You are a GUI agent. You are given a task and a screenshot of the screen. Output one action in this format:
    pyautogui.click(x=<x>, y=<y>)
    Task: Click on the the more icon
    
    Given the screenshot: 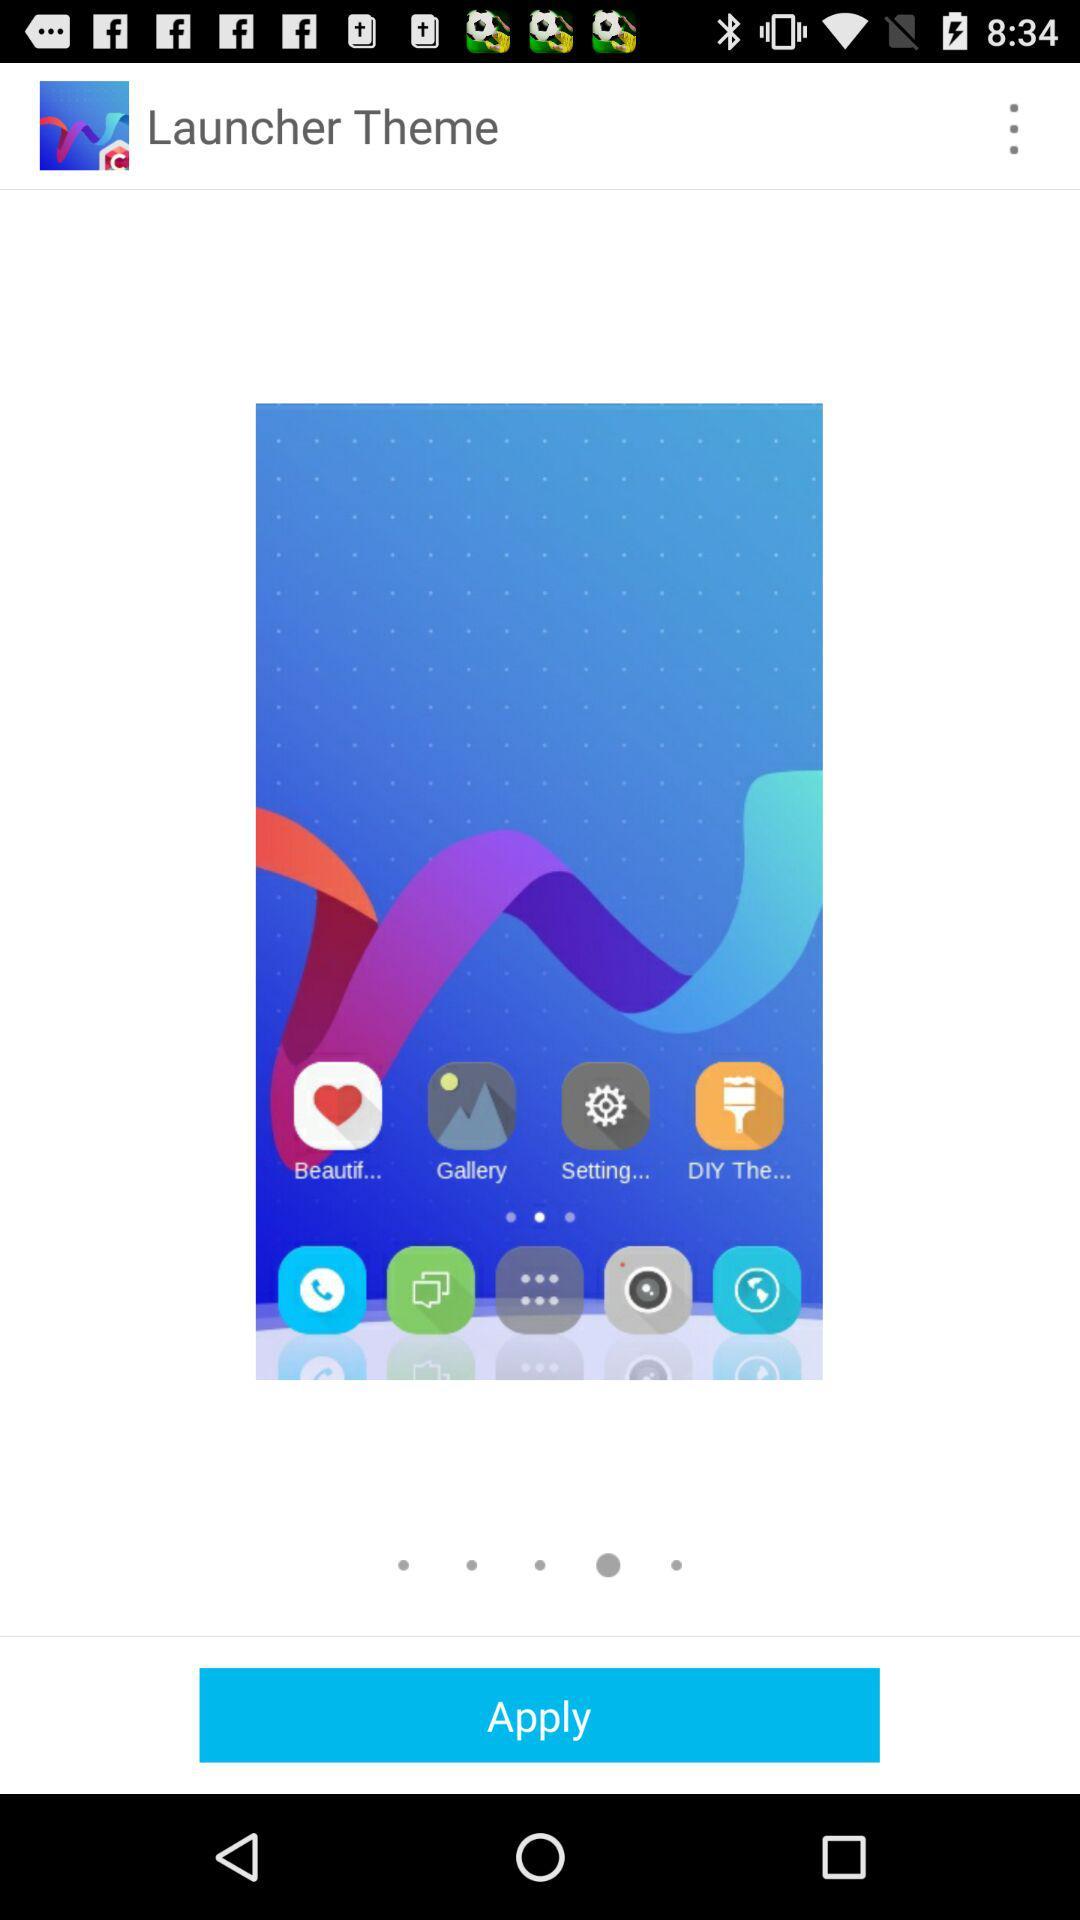 What is the action you would take?
    pyautogui.click(x=1014, y=137)
    